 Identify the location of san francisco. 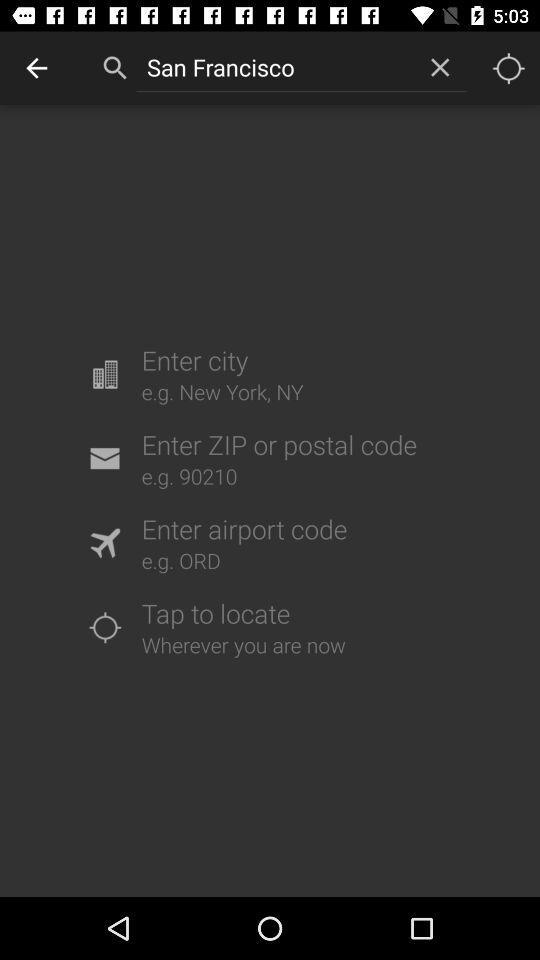
(274, 67).